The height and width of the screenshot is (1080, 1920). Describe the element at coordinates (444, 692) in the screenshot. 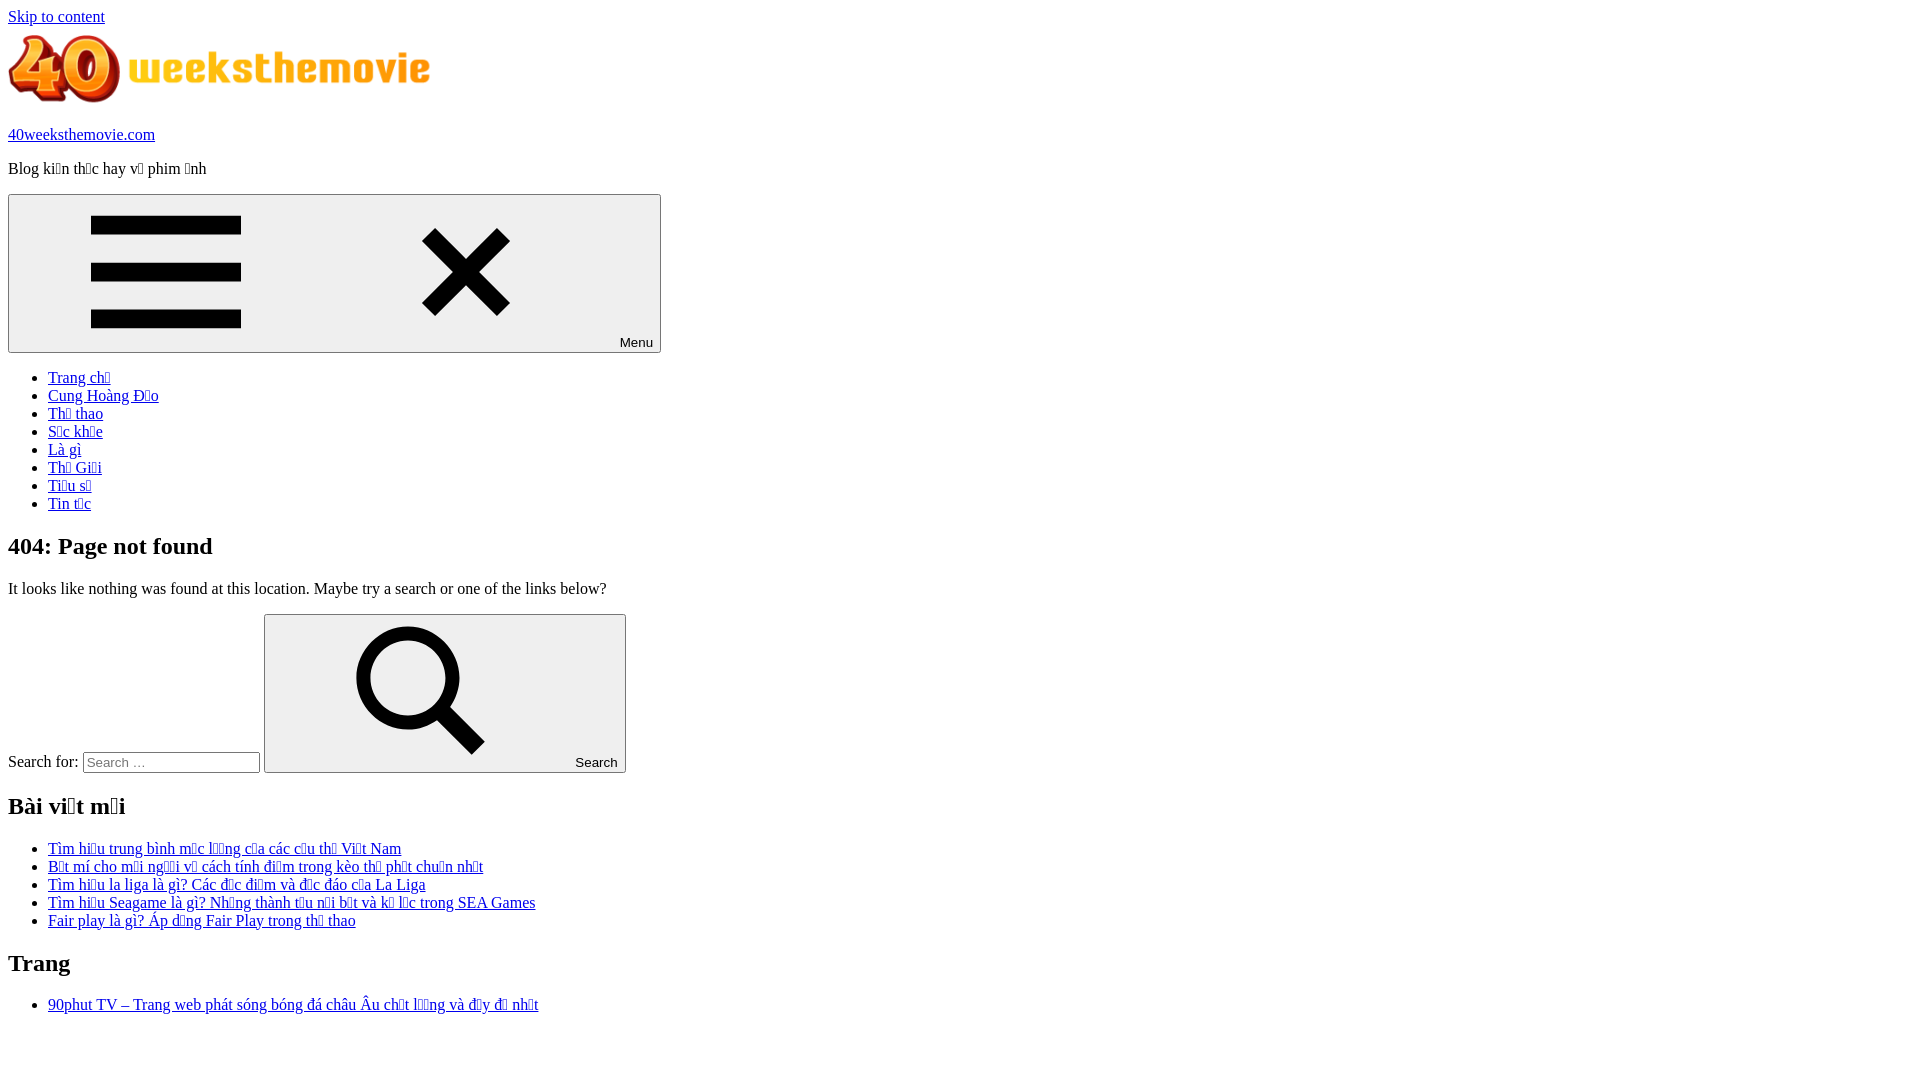

I see `'Search'` at that location.